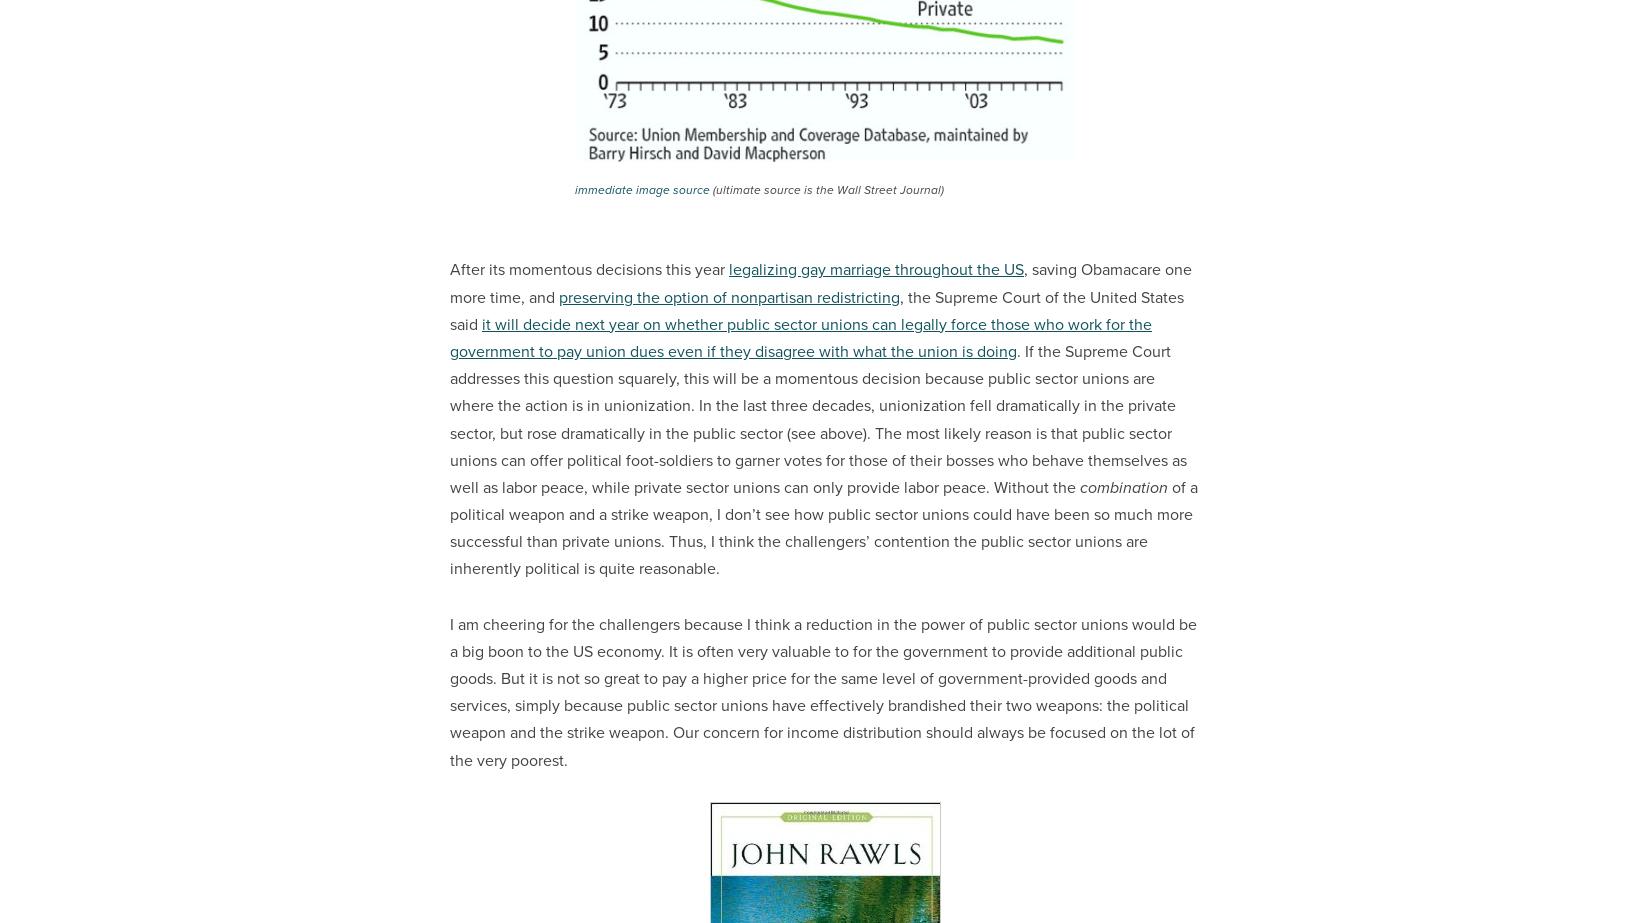 Image resolution: width=1650 pixels, height=923 pixels. I want to click on '(ultimate source is the Wall Street Journal)', so click(826, 190).